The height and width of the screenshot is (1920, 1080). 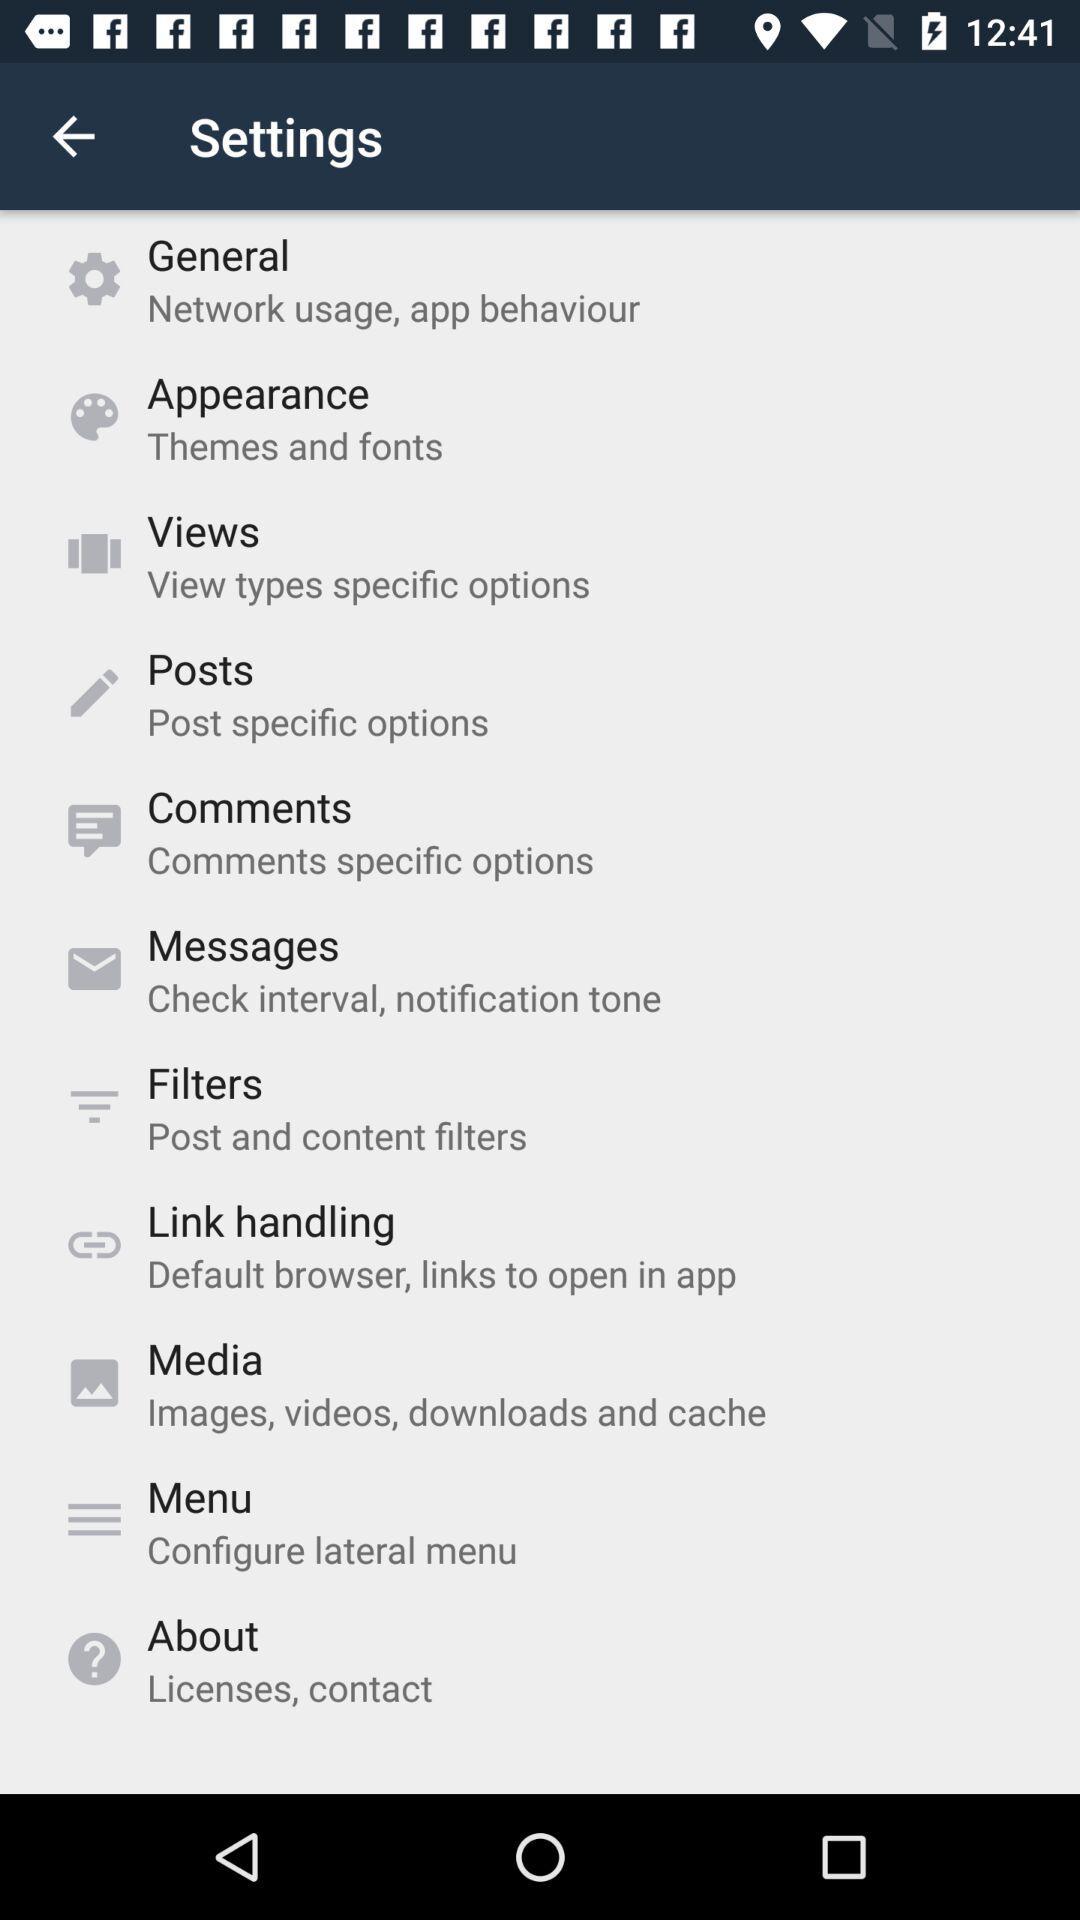 What do you see at coordinates (203, 530) in the screenshot?
I see `views item` at bounding box center [203, 530].